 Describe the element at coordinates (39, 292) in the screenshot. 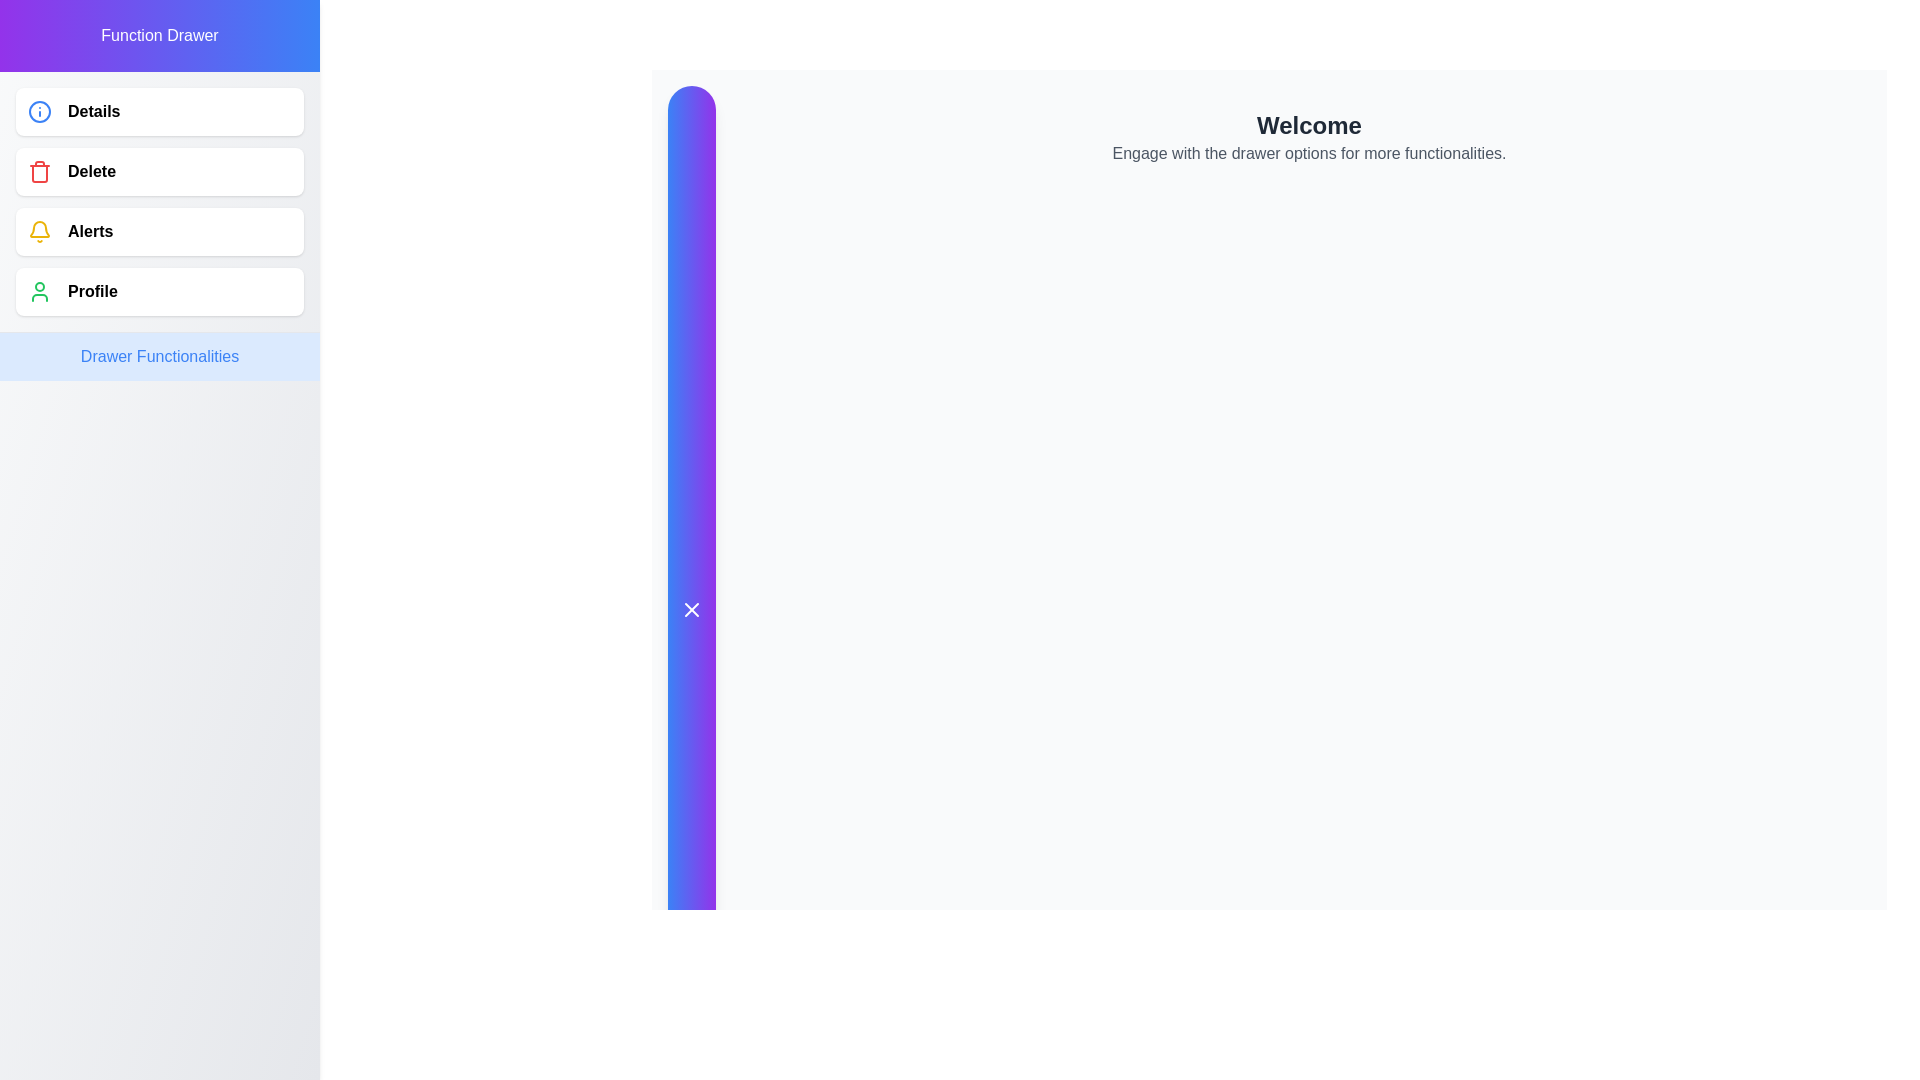

I see `the green outlined user profile icon located to the left of the text 'Profile' in the function drawer menu` at that location.